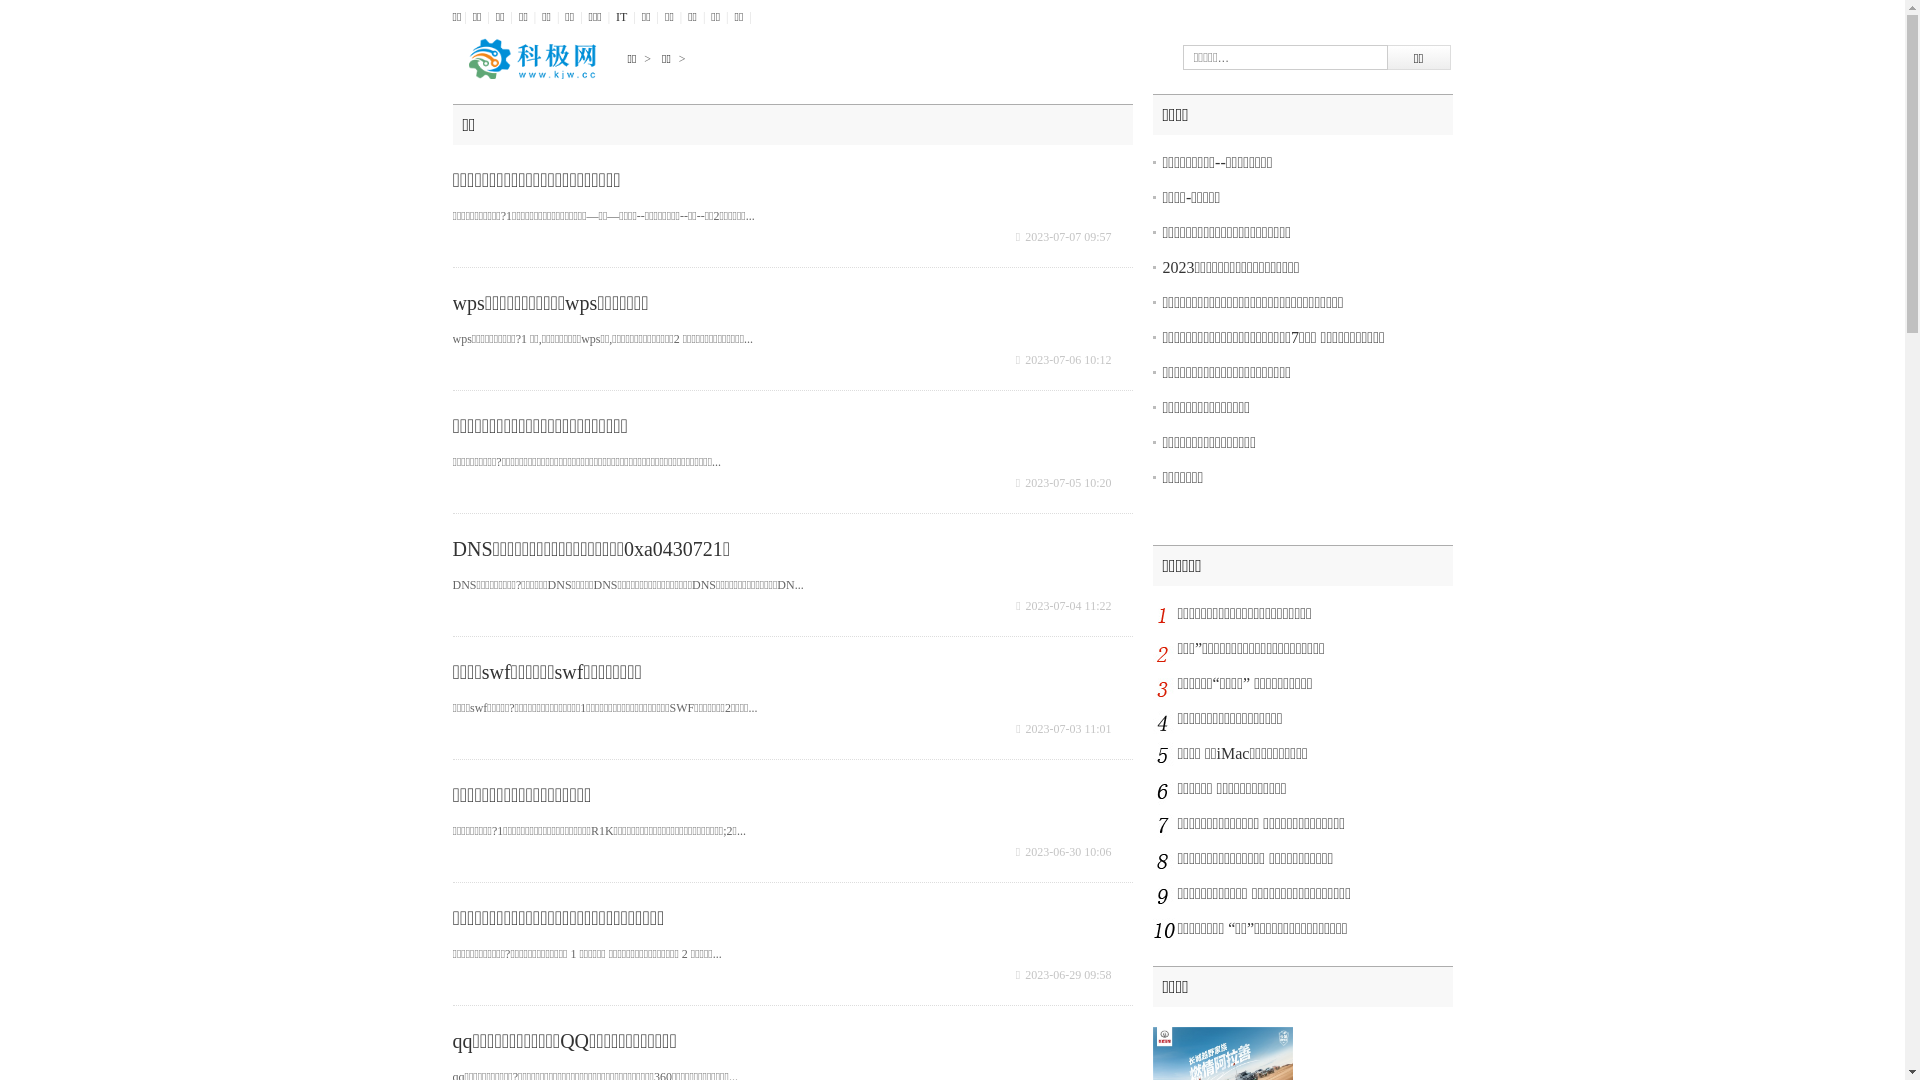 The width and height of the screenshot is (1920, 1080). I want to click on 'IT', so click(620, 16).